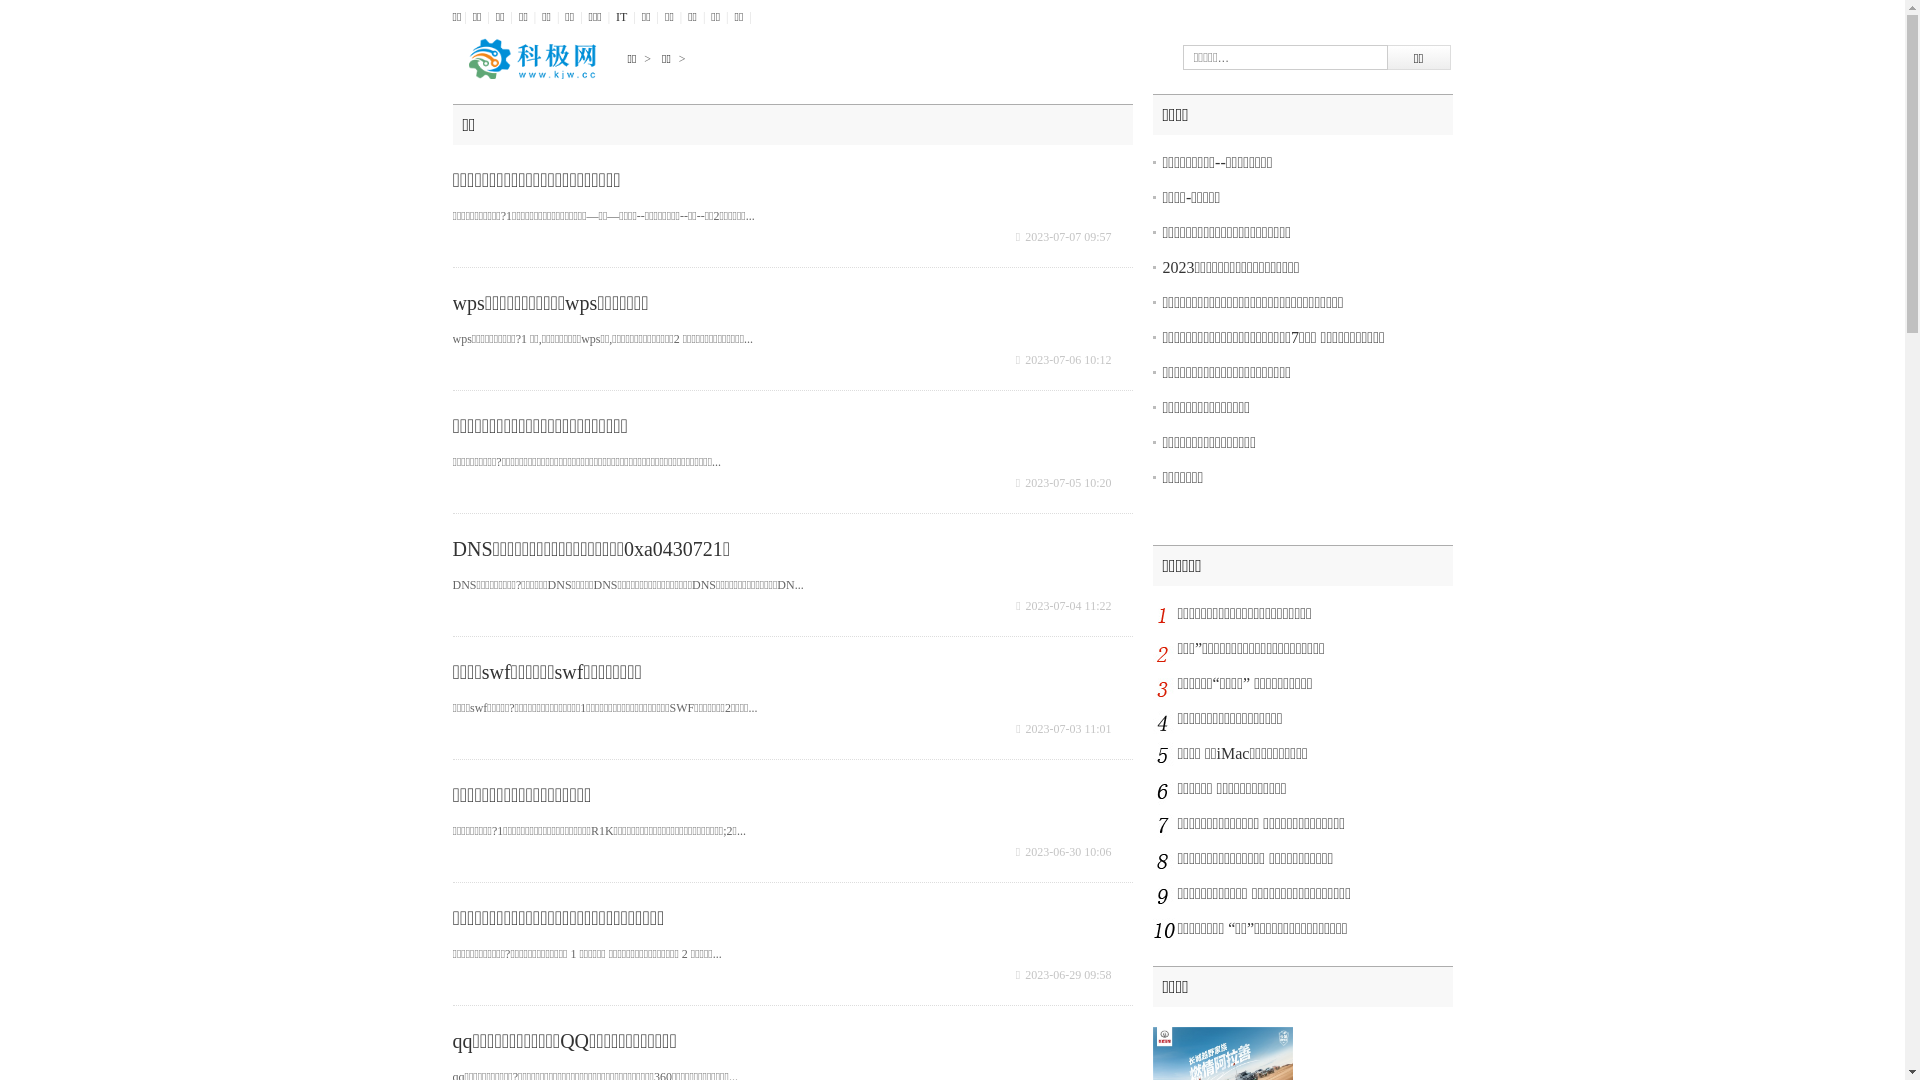 The width and height of the screenshot is (1920, 1080). I want to click on 'IT', so click(620, 16).